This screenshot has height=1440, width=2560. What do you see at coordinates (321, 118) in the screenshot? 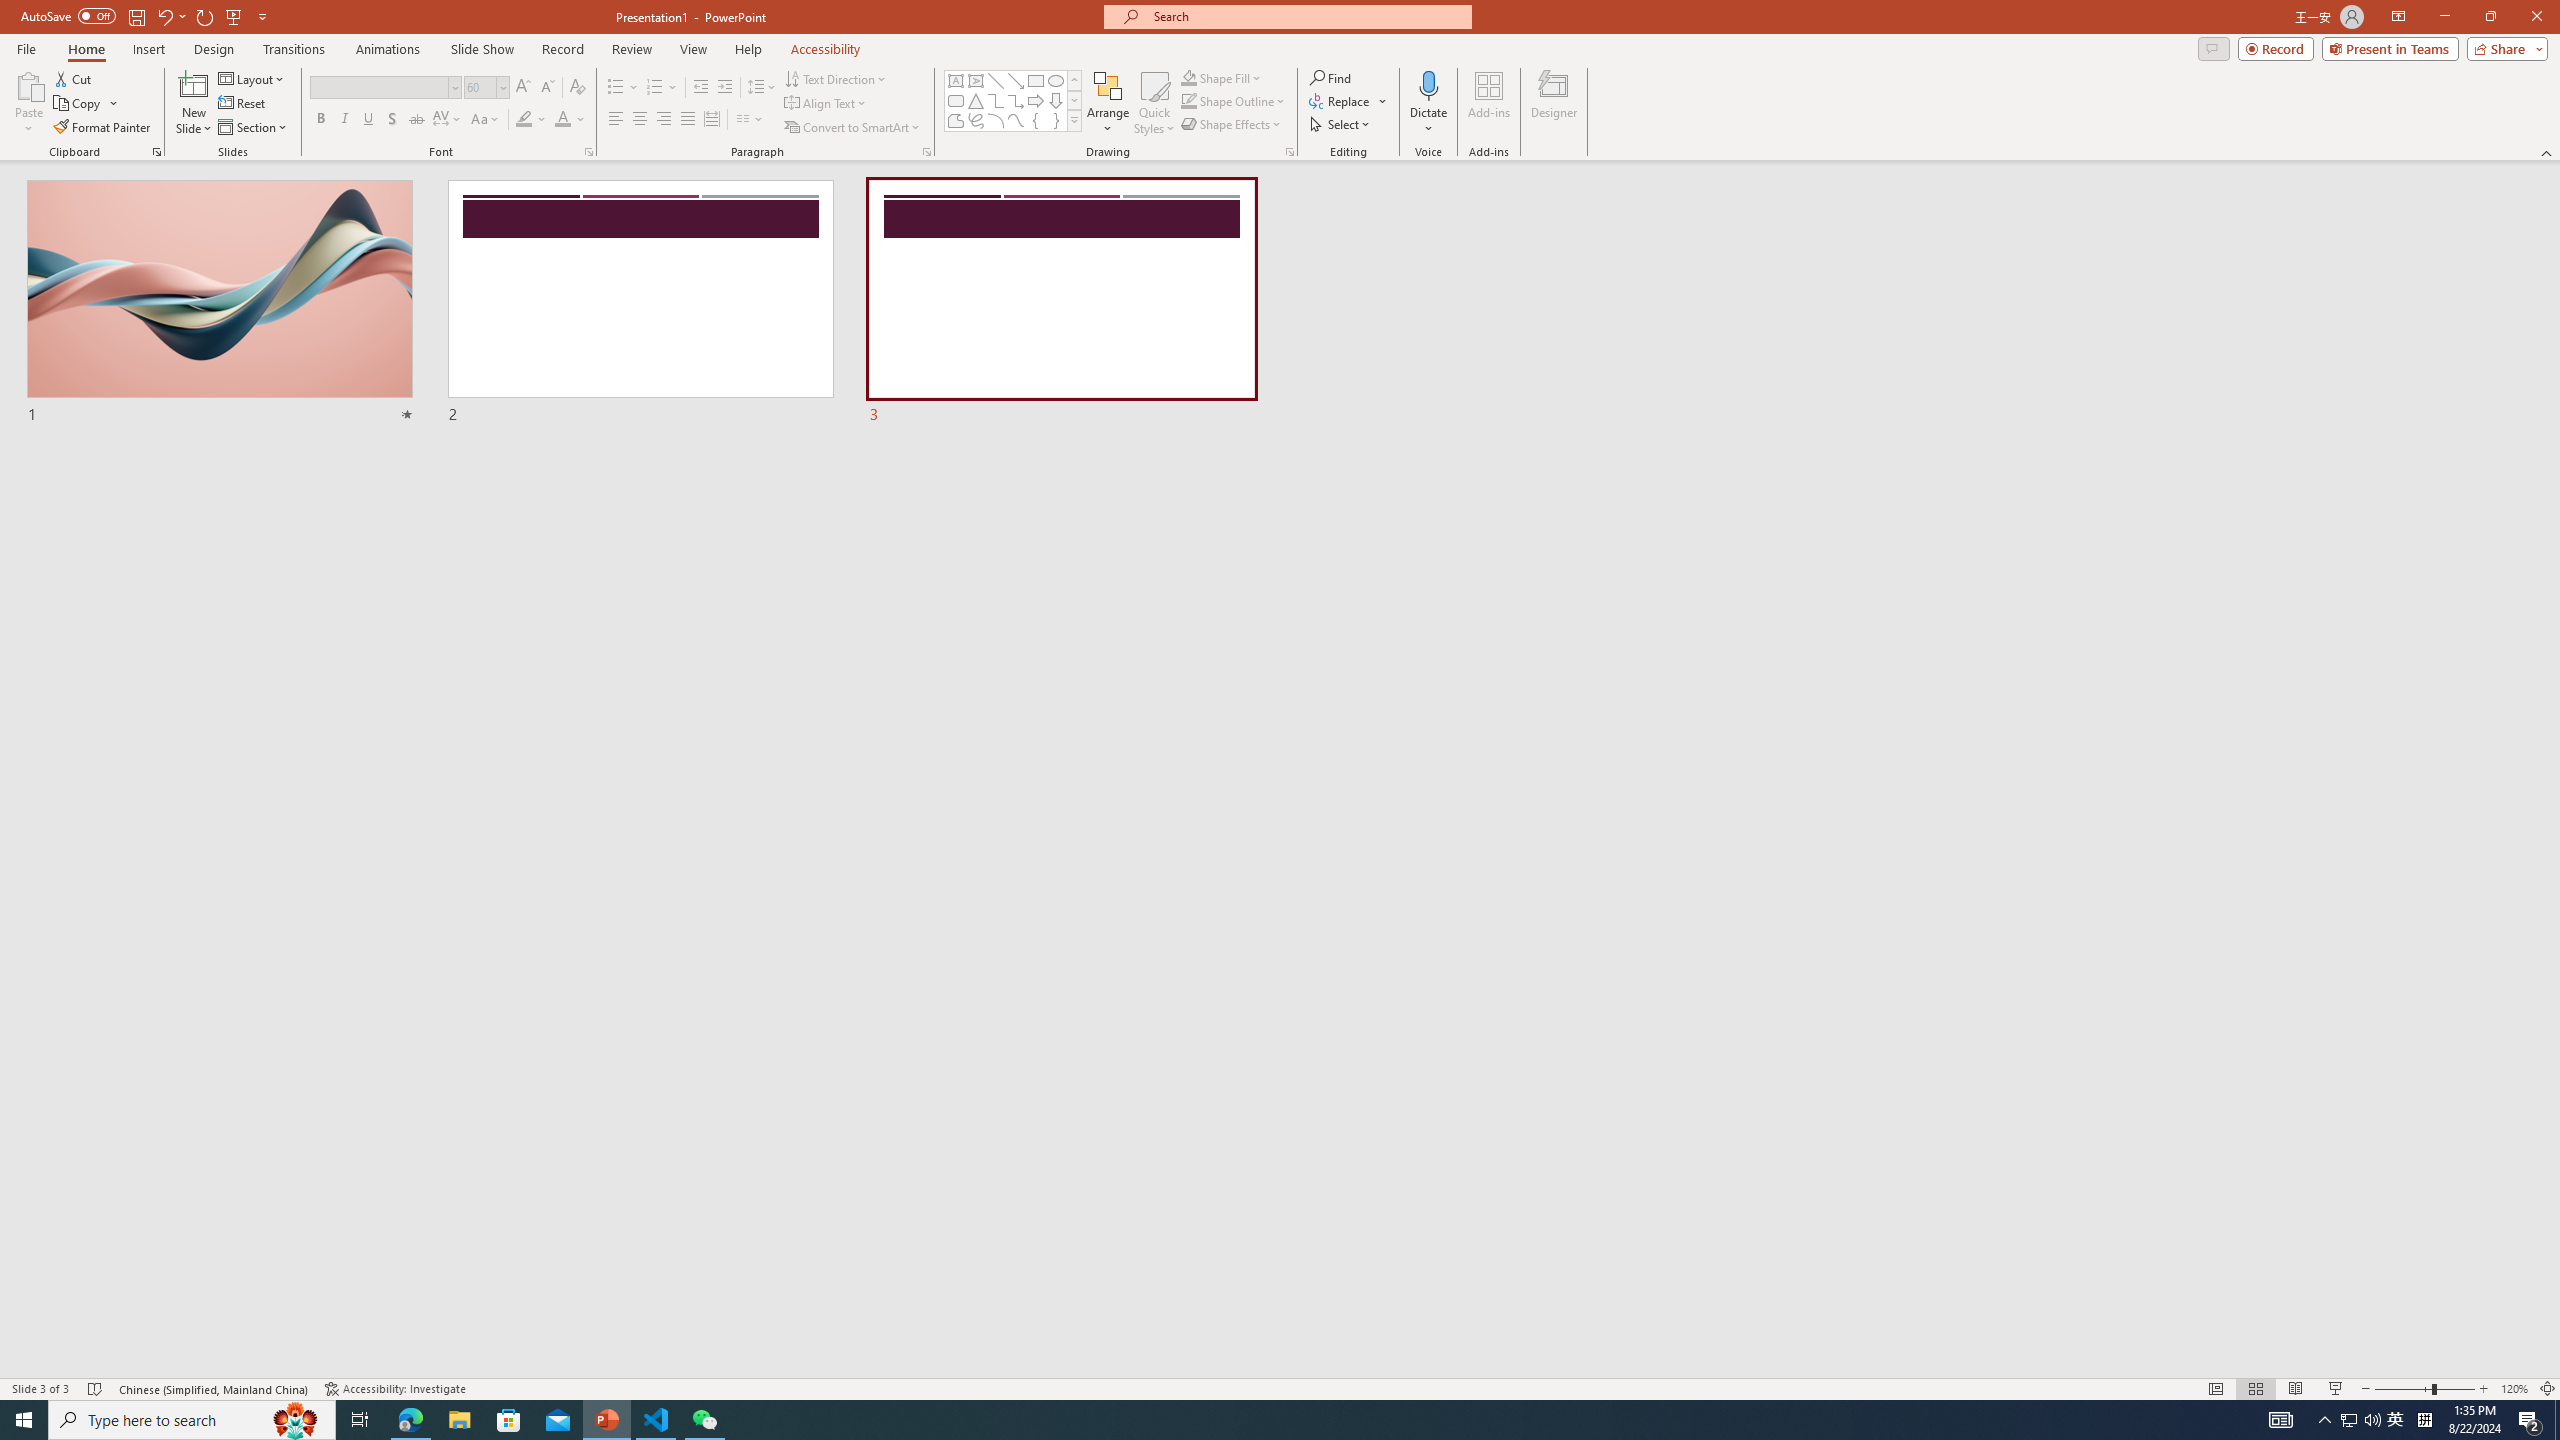
I see `'Bold'` at bounding box center [321, 118].